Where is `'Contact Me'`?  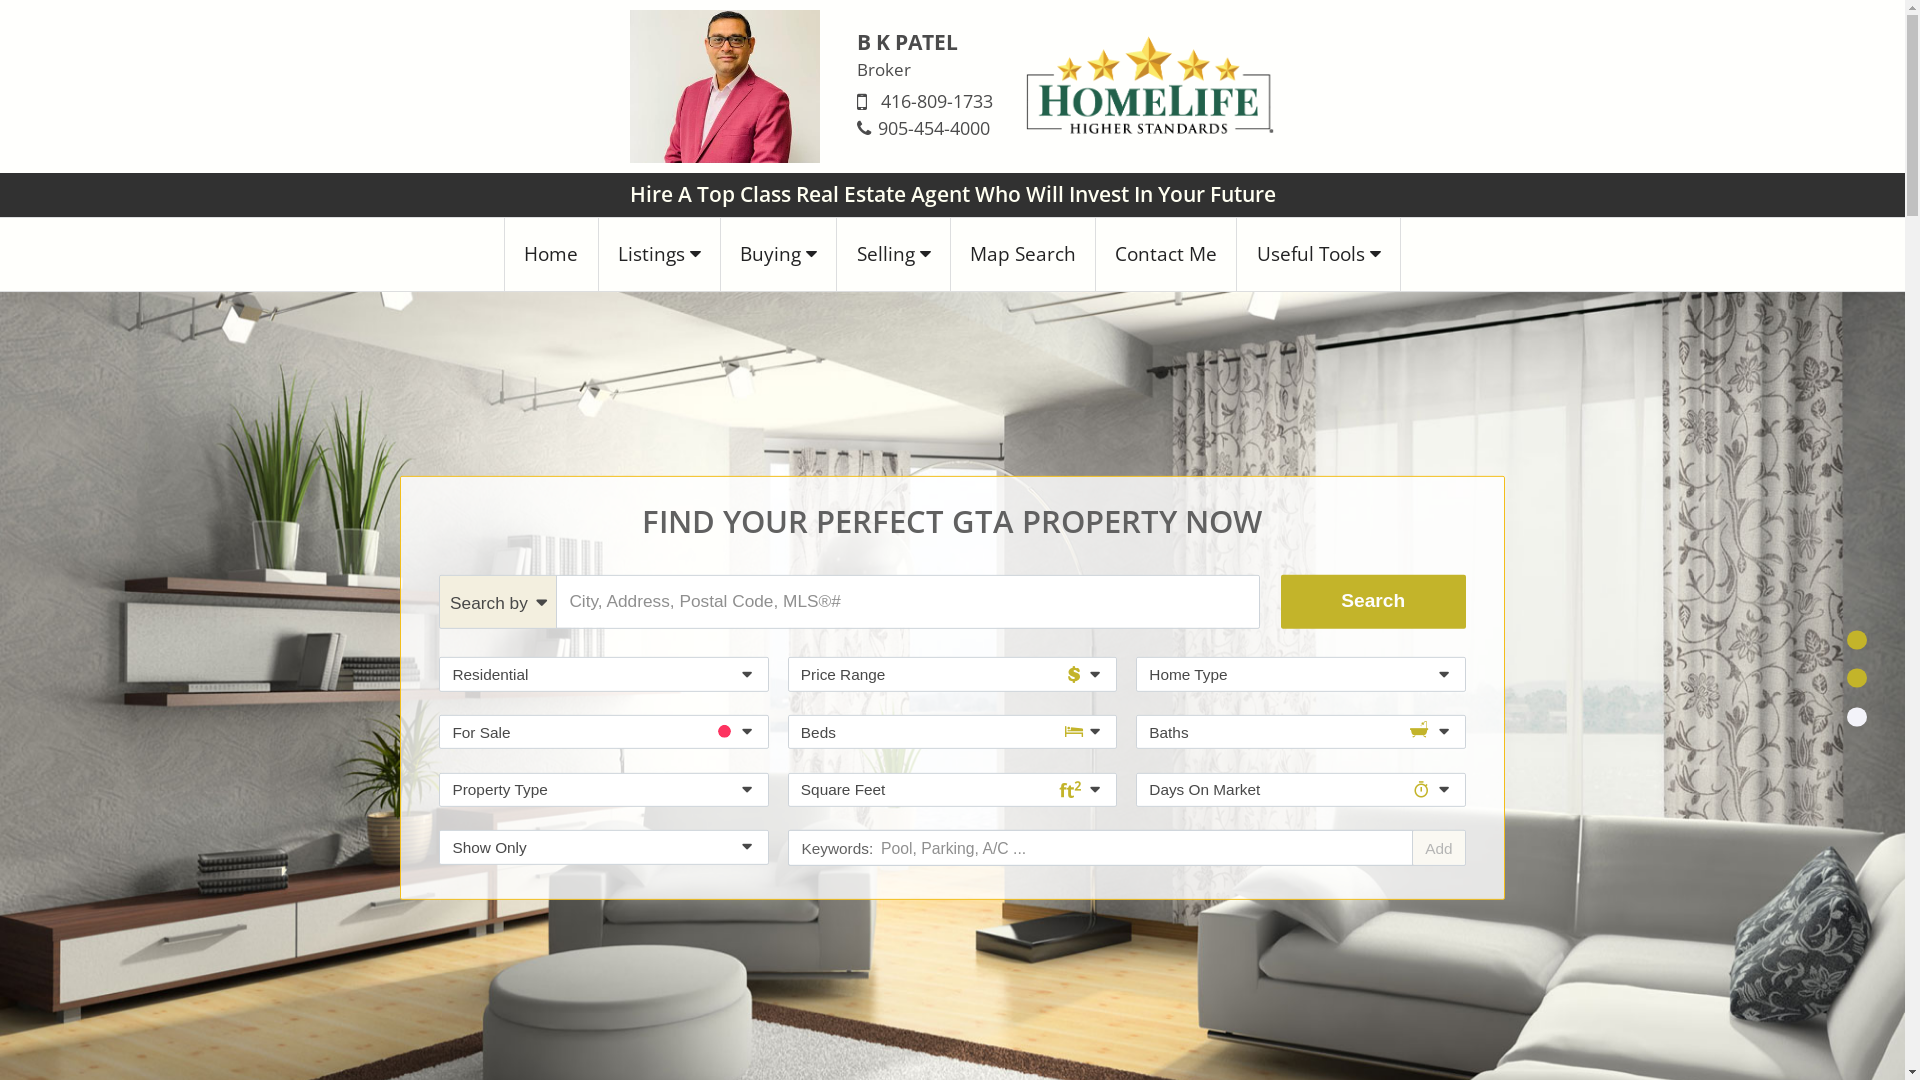 'Contact Me' is located at coordinates (1094, 253).